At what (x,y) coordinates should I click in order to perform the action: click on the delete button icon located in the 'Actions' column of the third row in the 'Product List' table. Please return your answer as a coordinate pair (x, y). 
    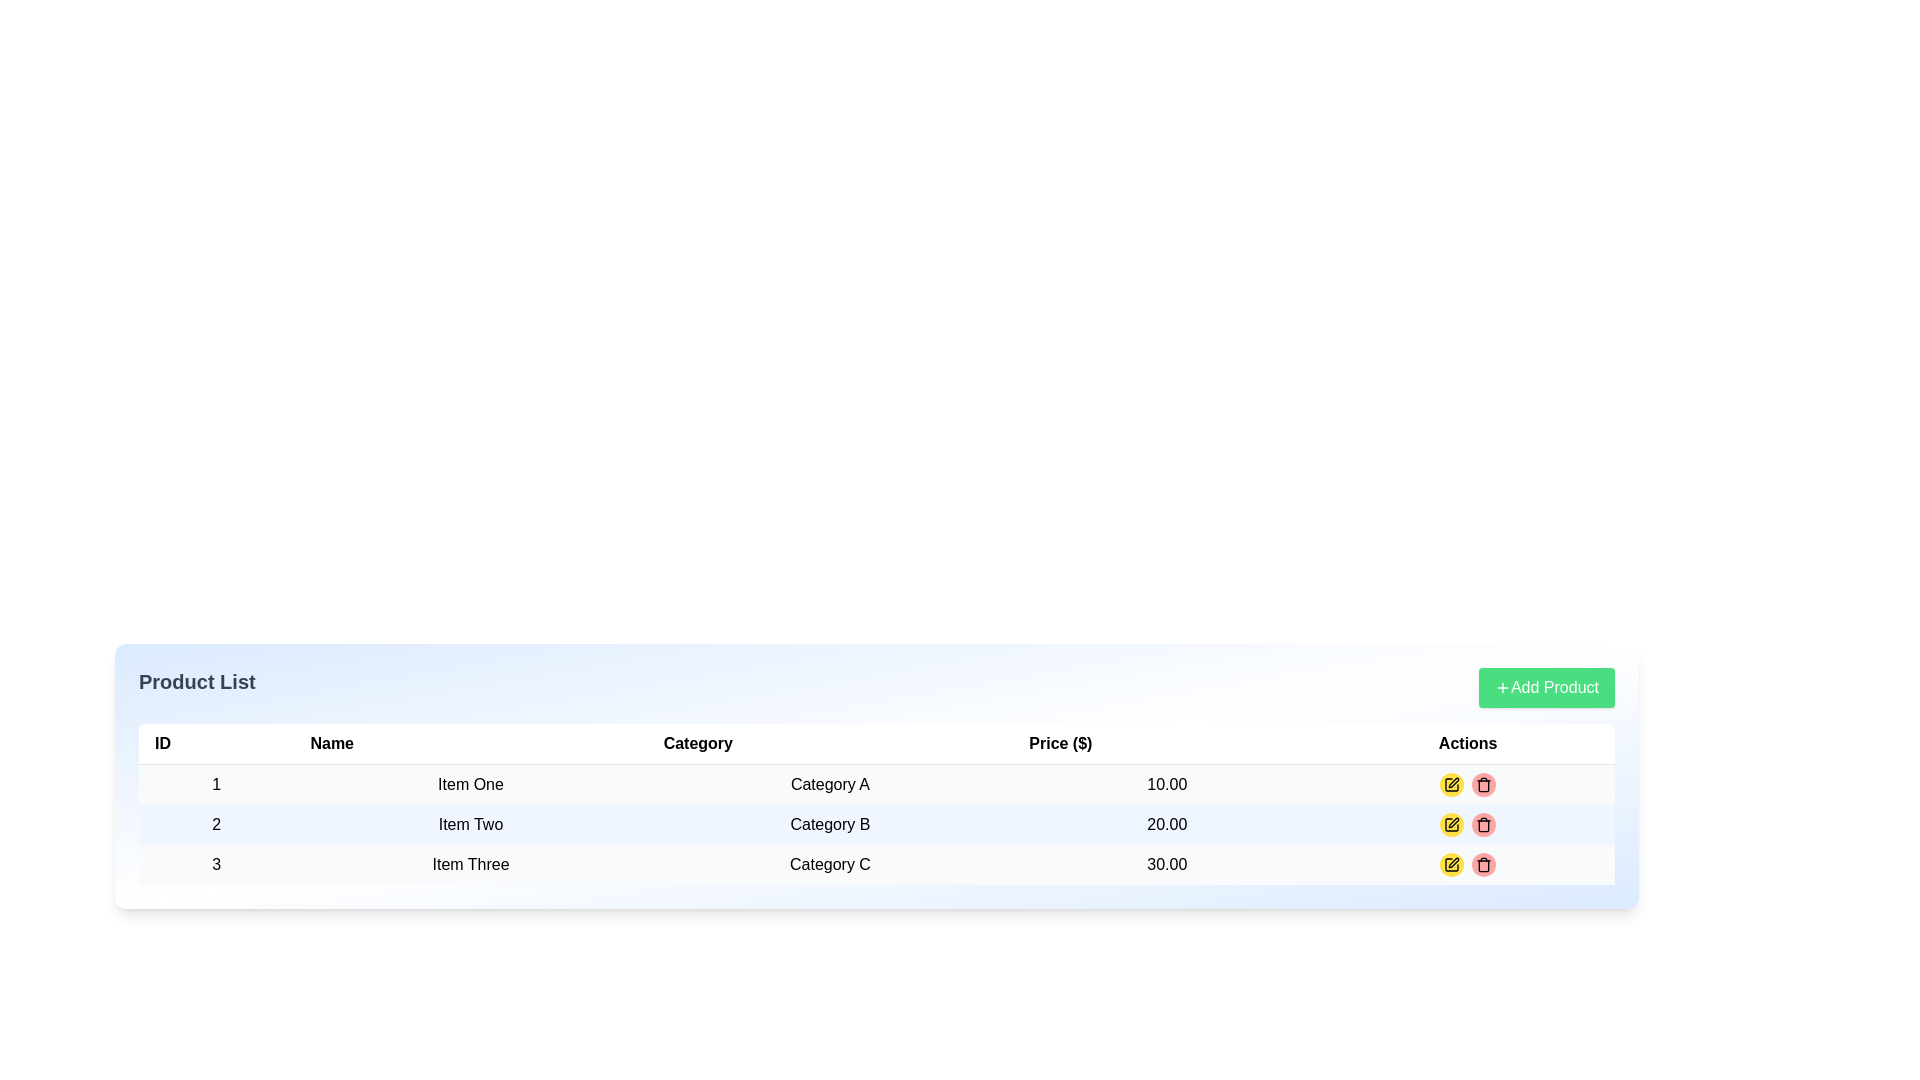
    Looking at the image, I should click on (1484, 863).